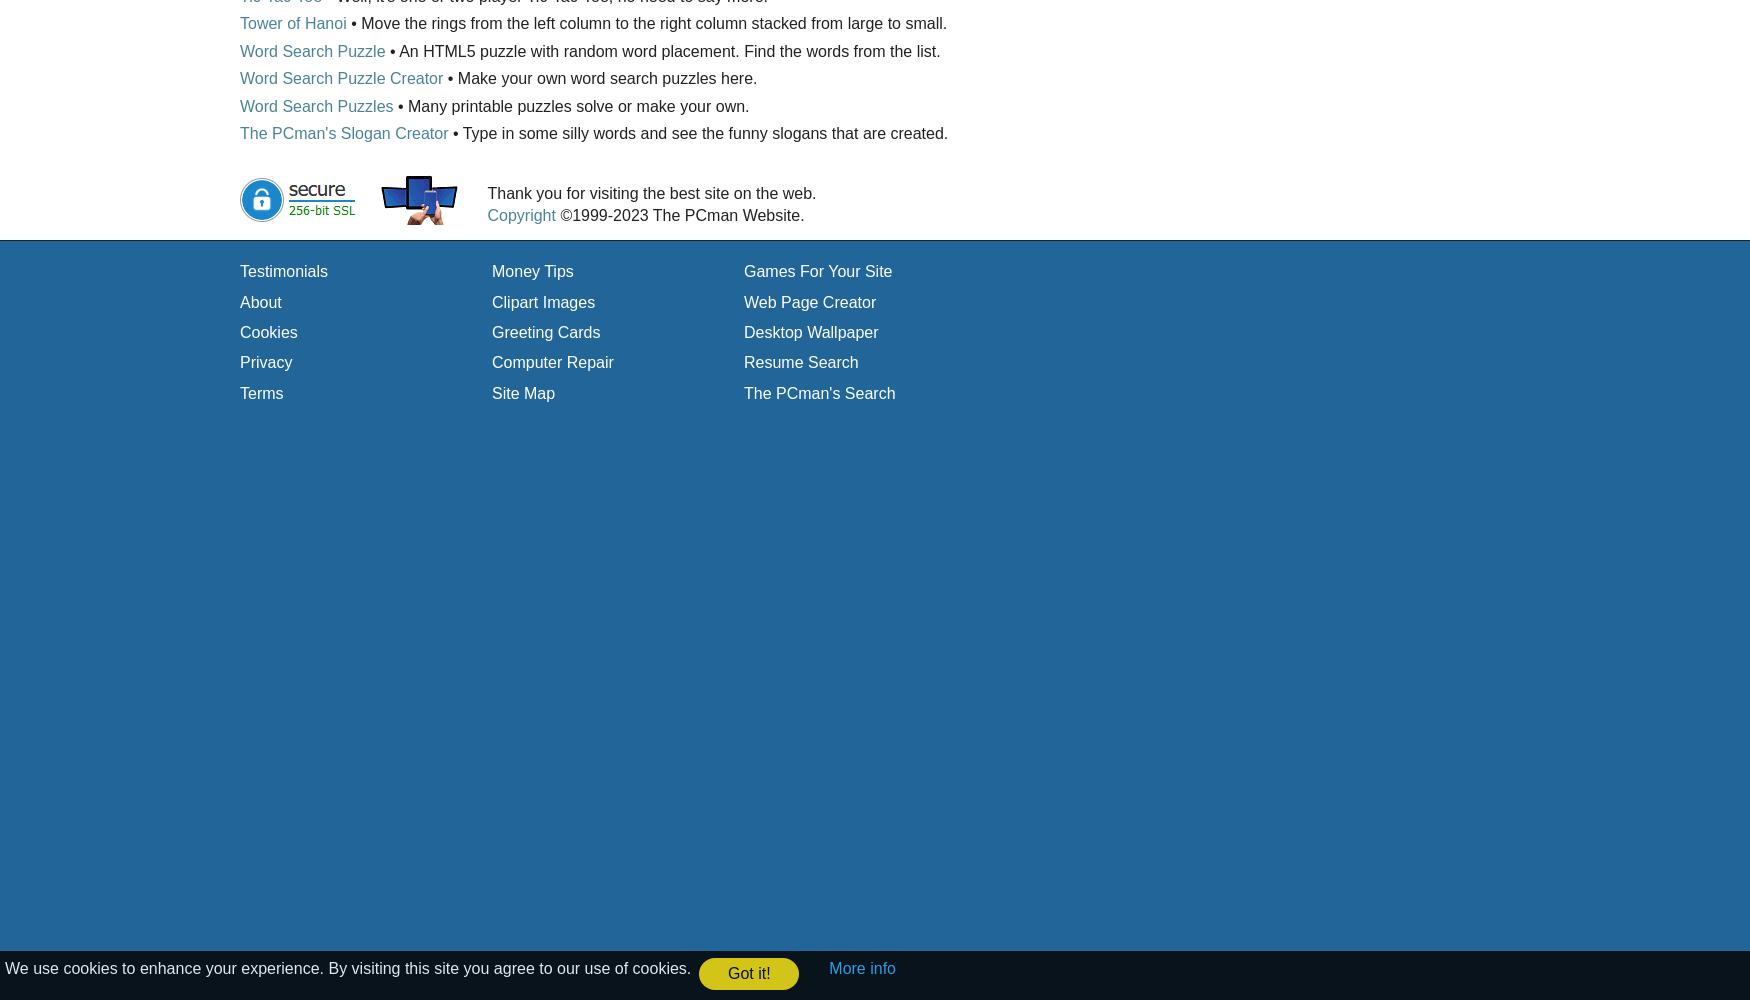 Image resolution: width=1750 pixels, height=1000 pixels. Describe the element at coordinates (542, 301) in the screenshot. I see `'Clipart Images'` at that location.